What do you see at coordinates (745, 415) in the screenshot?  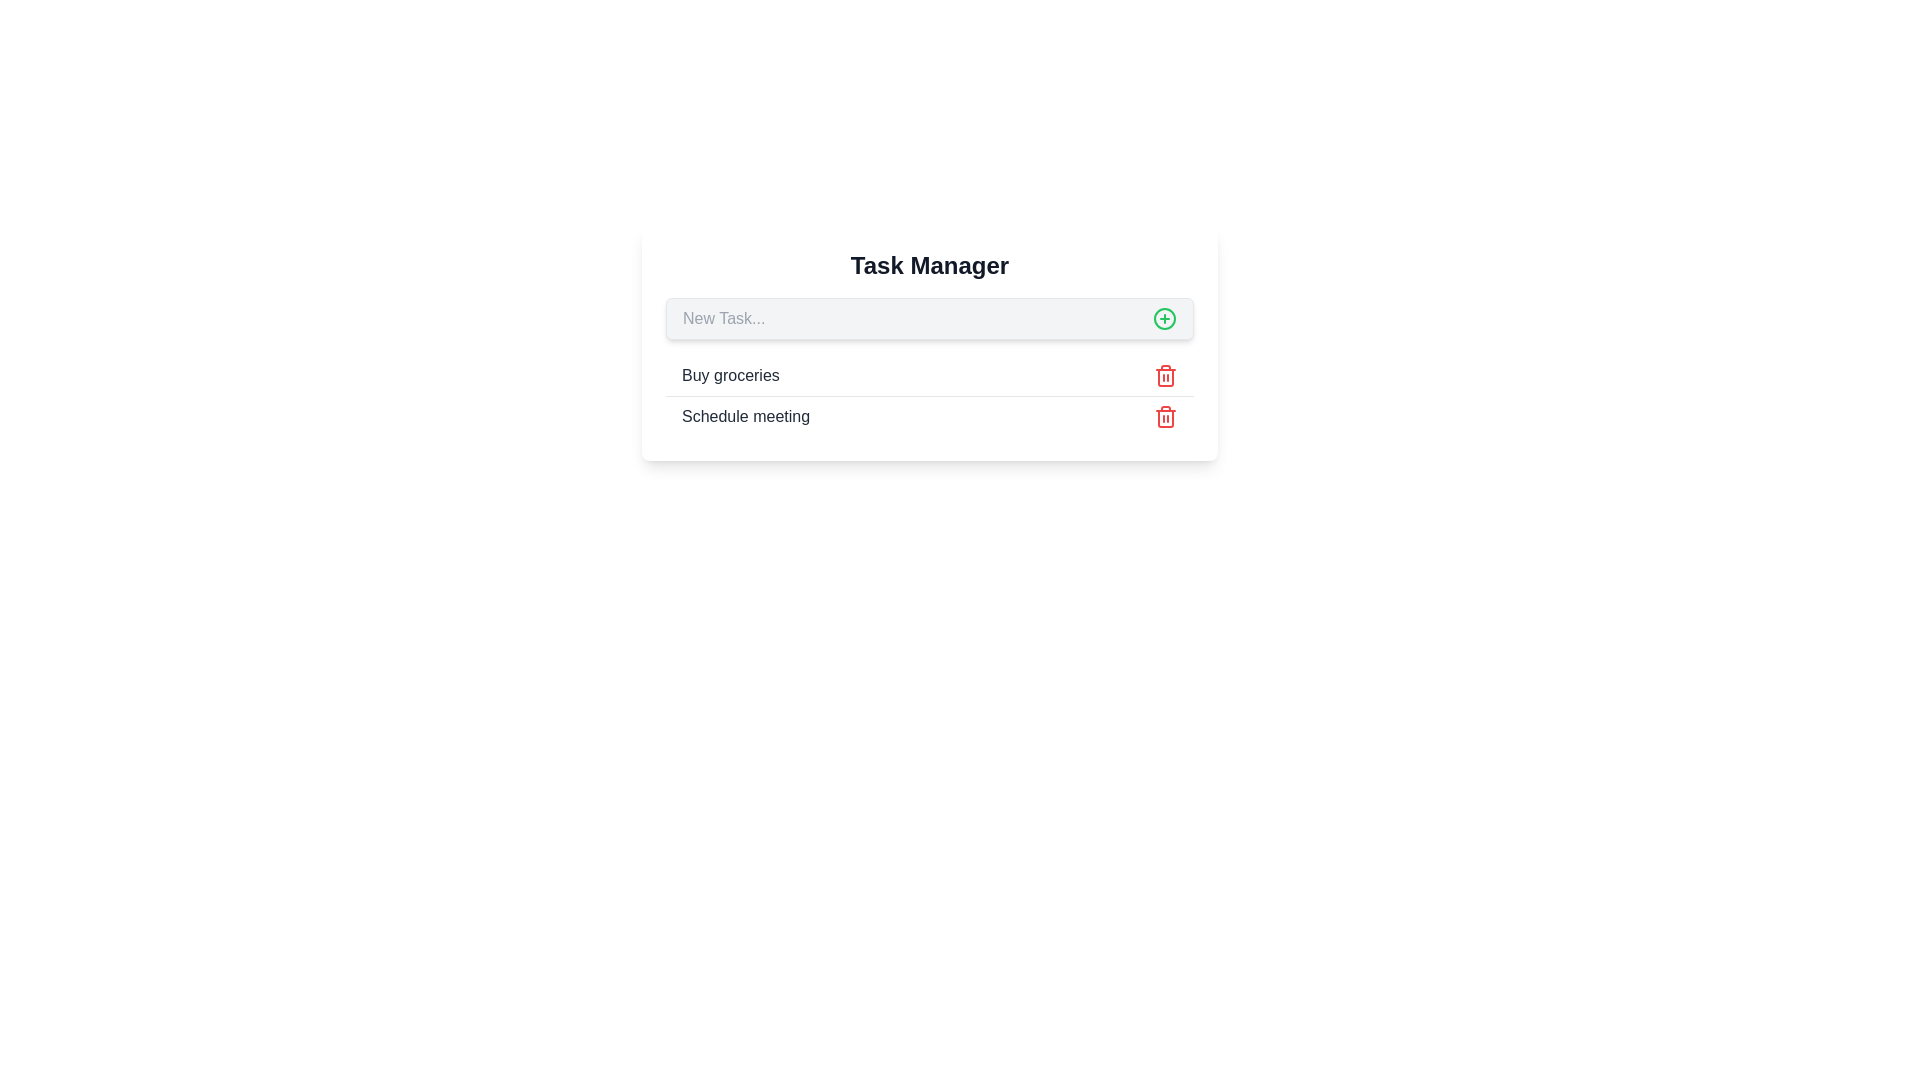 I see `static text element that displays 'Schedule meeting' in medium gray color, located centrally in the second row of the task list` at bounding box center [745, 415].